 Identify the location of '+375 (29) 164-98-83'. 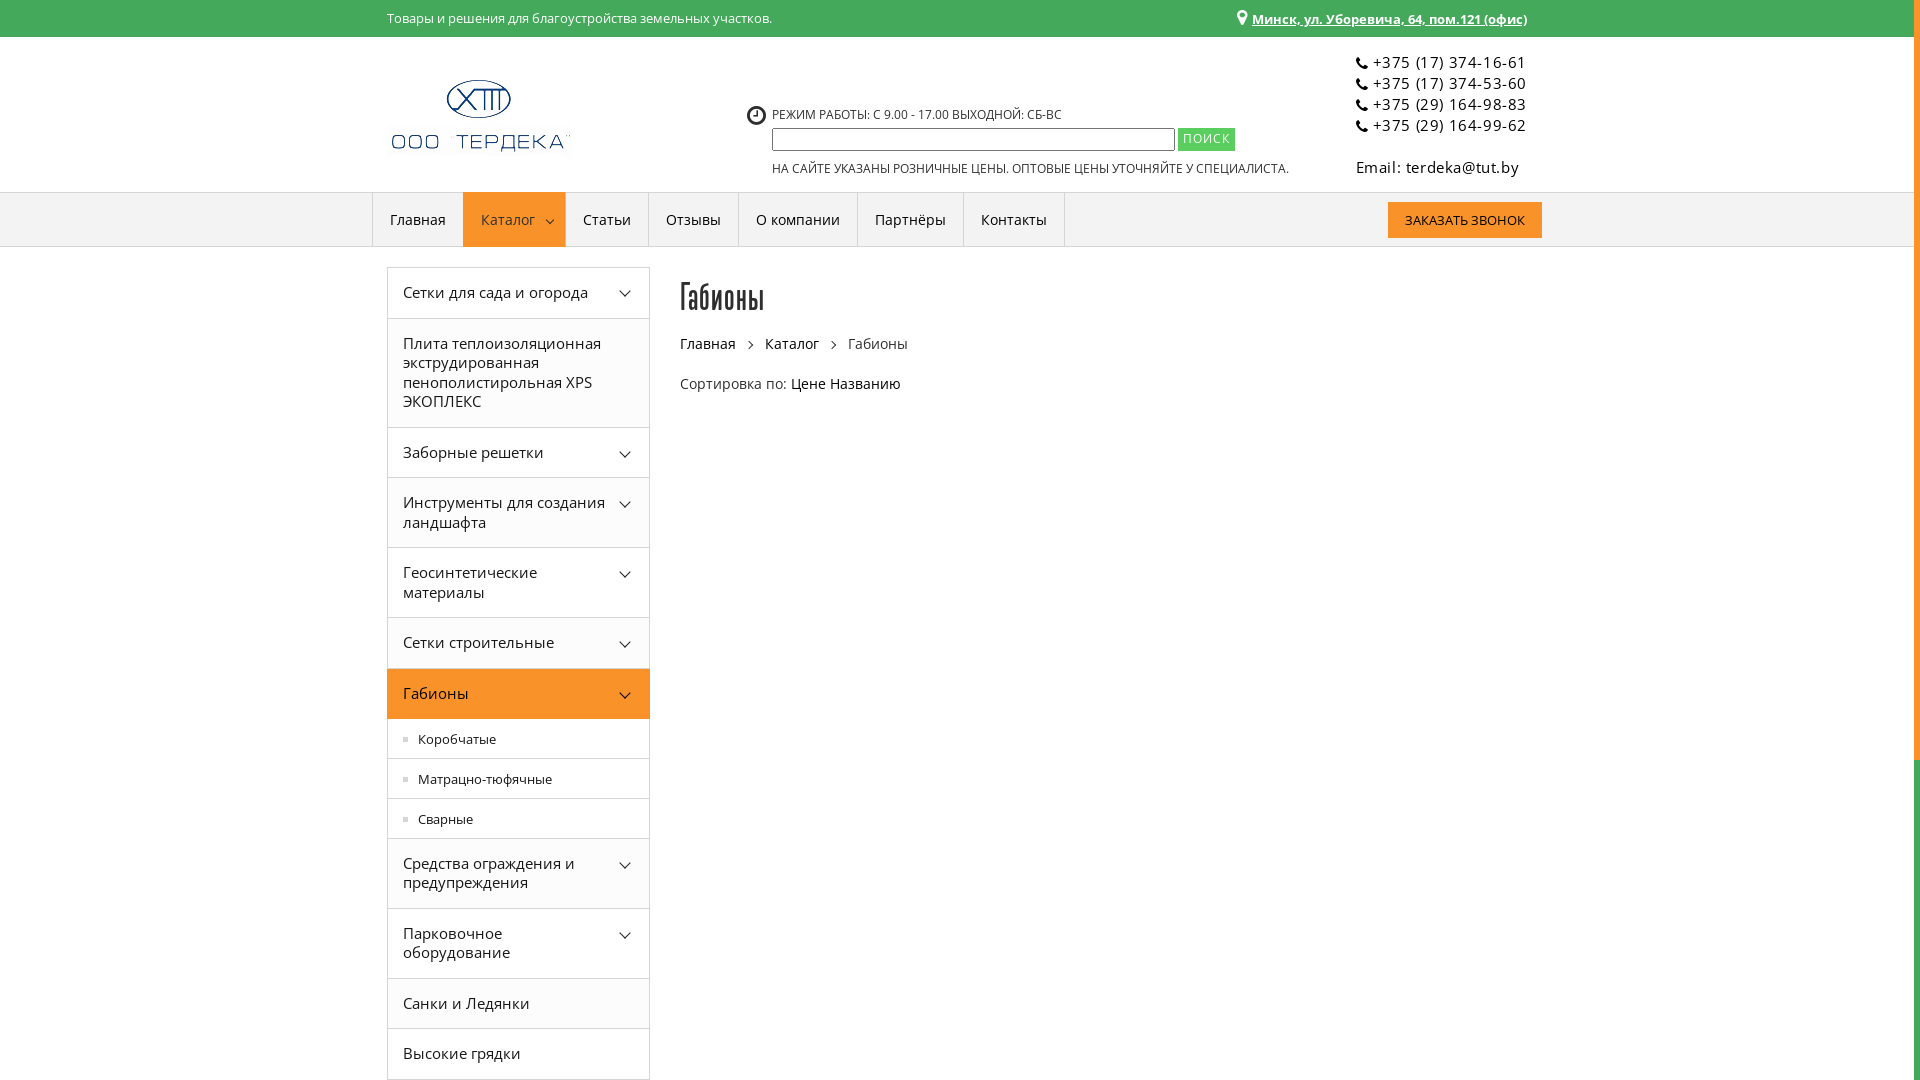
(1449, 104).